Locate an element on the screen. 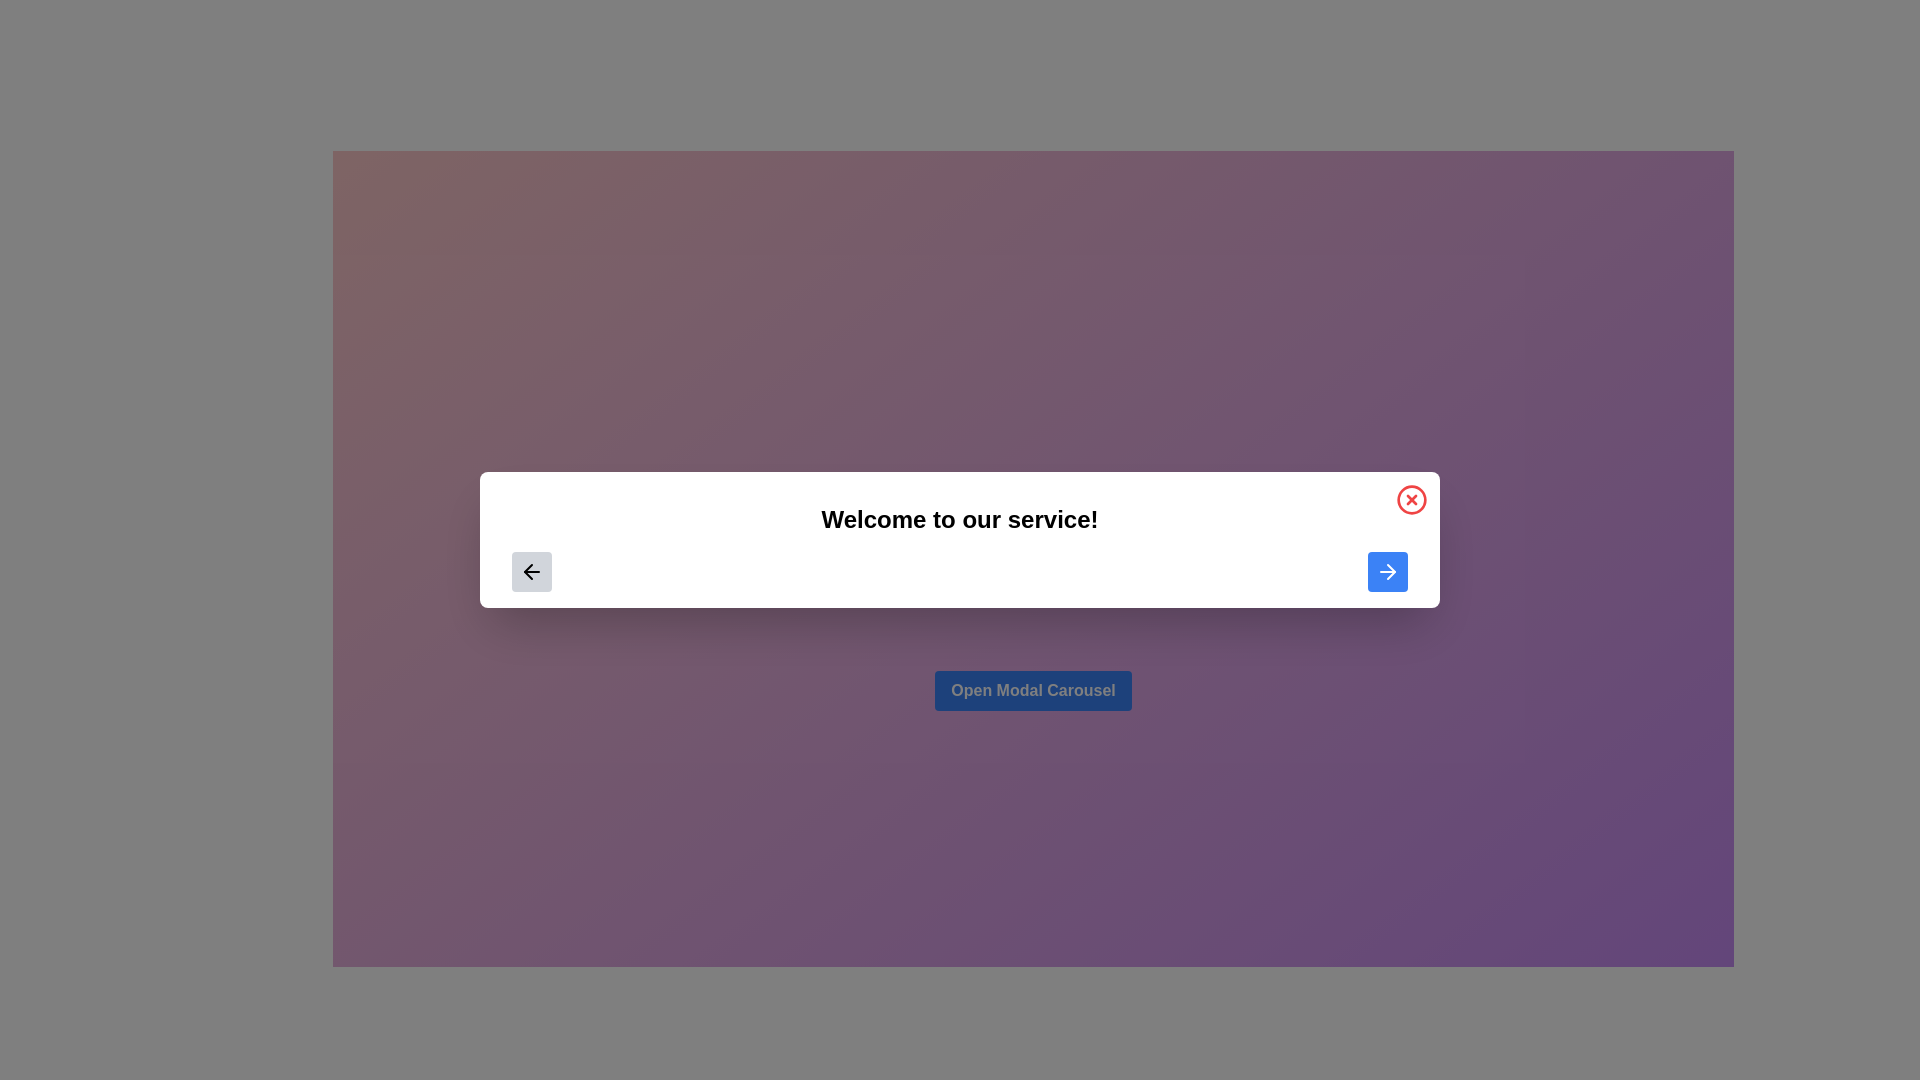 The height and width of the screenshot is (1080, 1920). the static text element reading 'Welcome to our service!' which is styled in bold and large font and is centrally located below a circular icon button is located at coordinates (960, 519).